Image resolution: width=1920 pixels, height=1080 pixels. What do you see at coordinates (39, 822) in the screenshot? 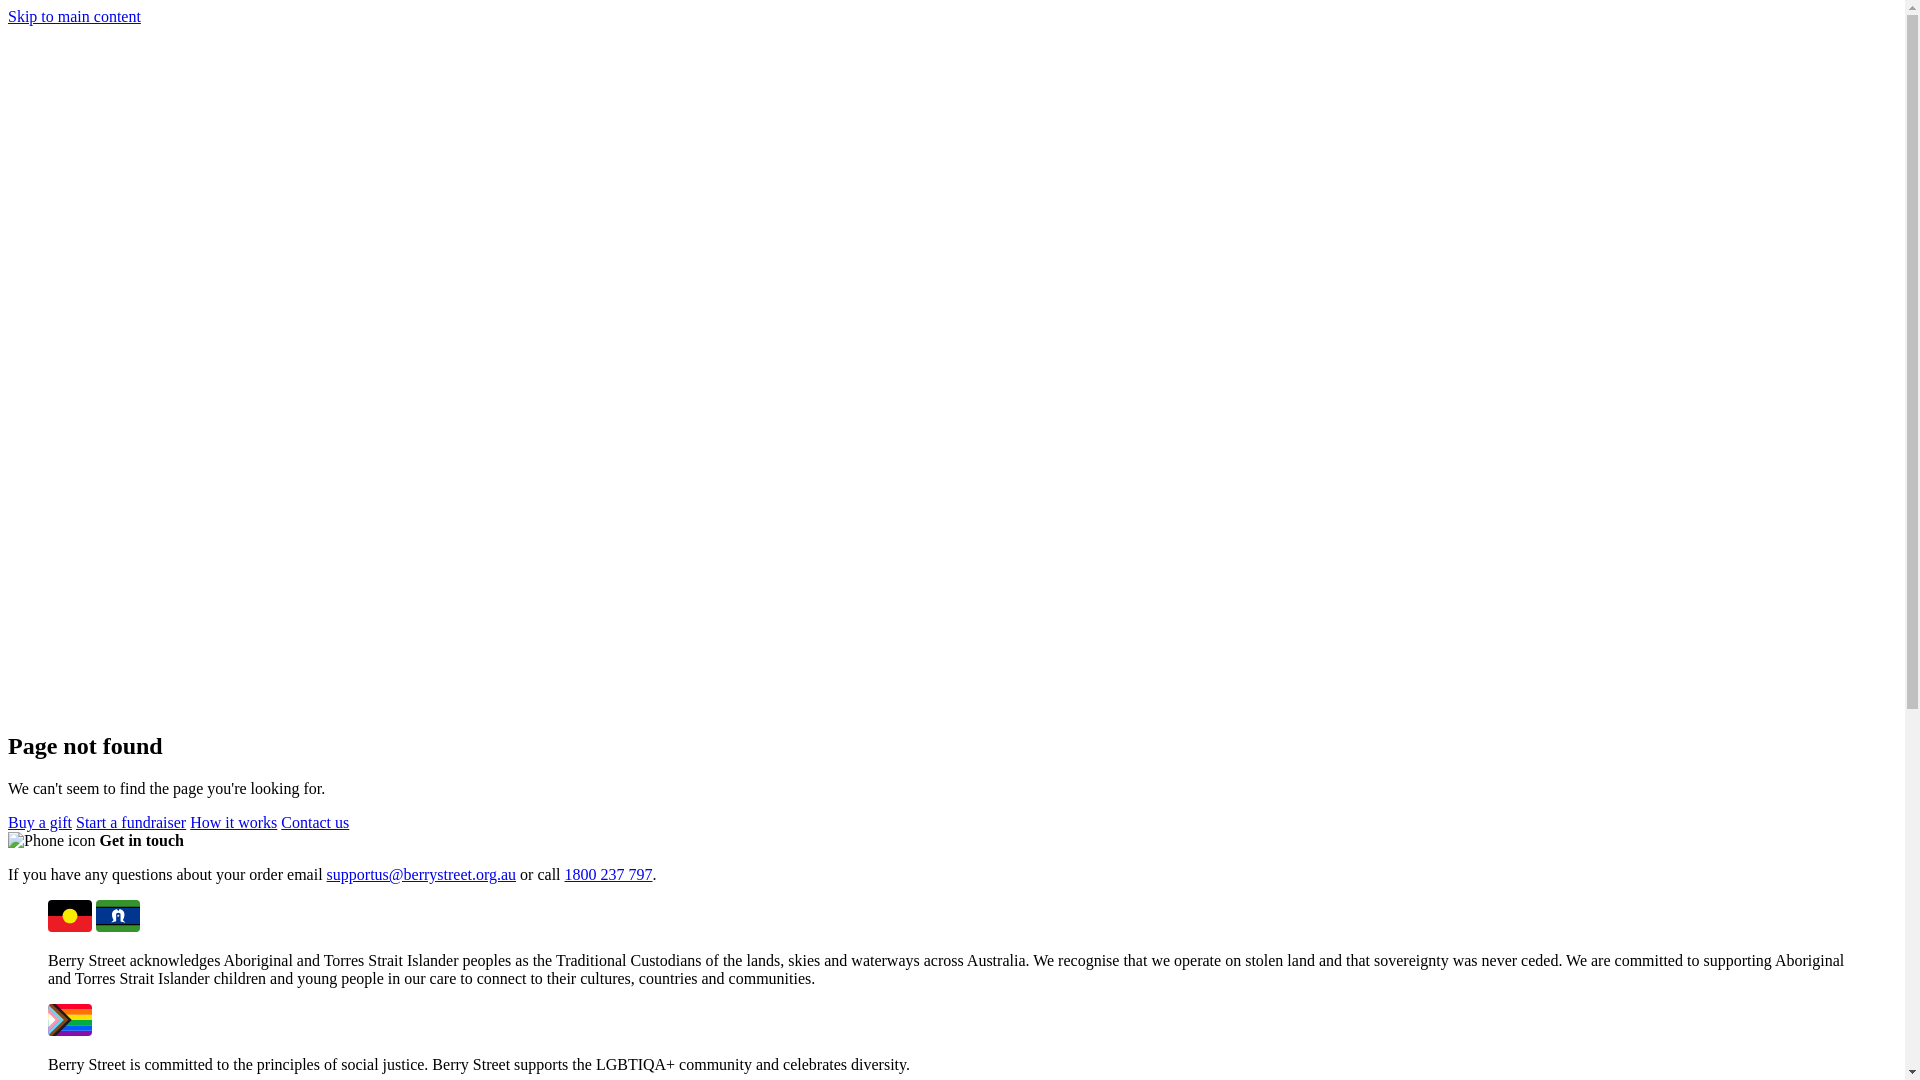
I see `'Buy a gift'` at bounding box center [39, 822].